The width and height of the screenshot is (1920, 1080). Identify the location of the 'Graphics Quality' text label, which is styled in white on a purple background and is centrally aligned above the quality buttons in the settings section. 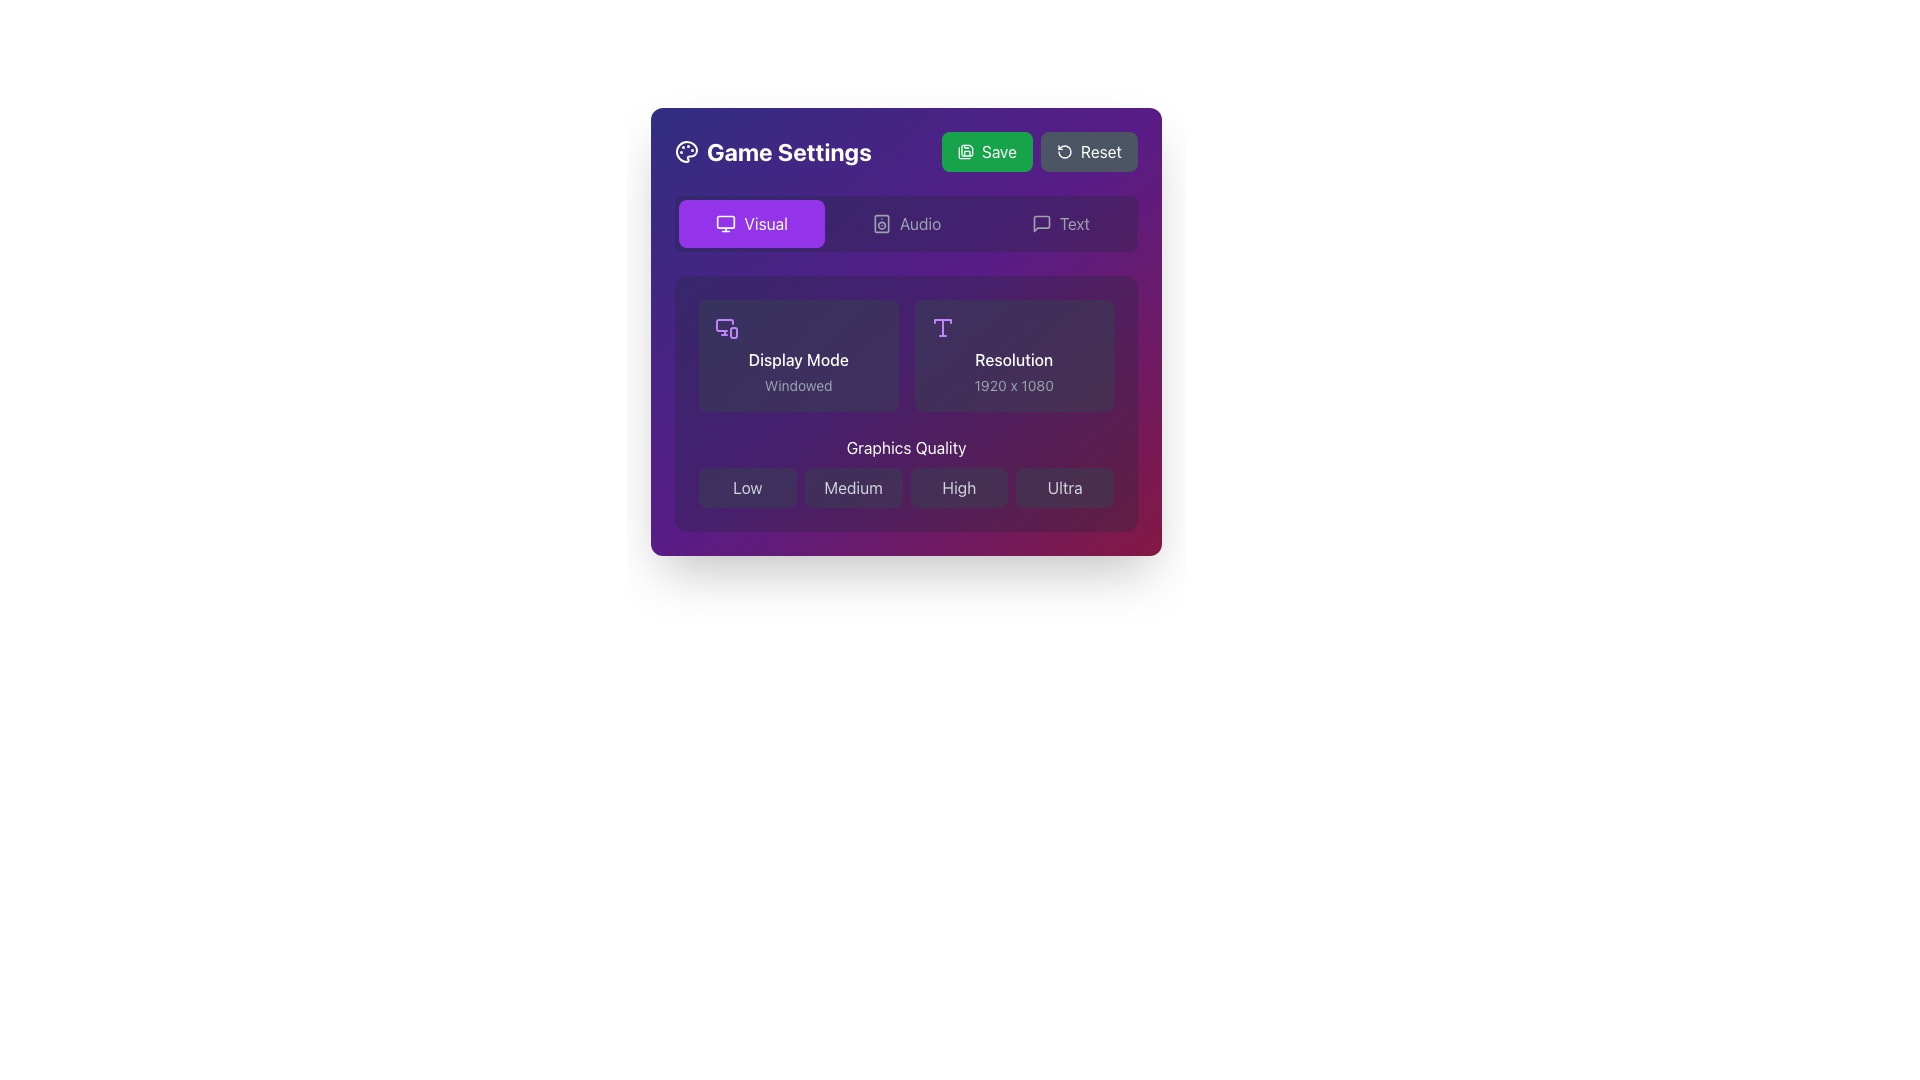
(905, 446).